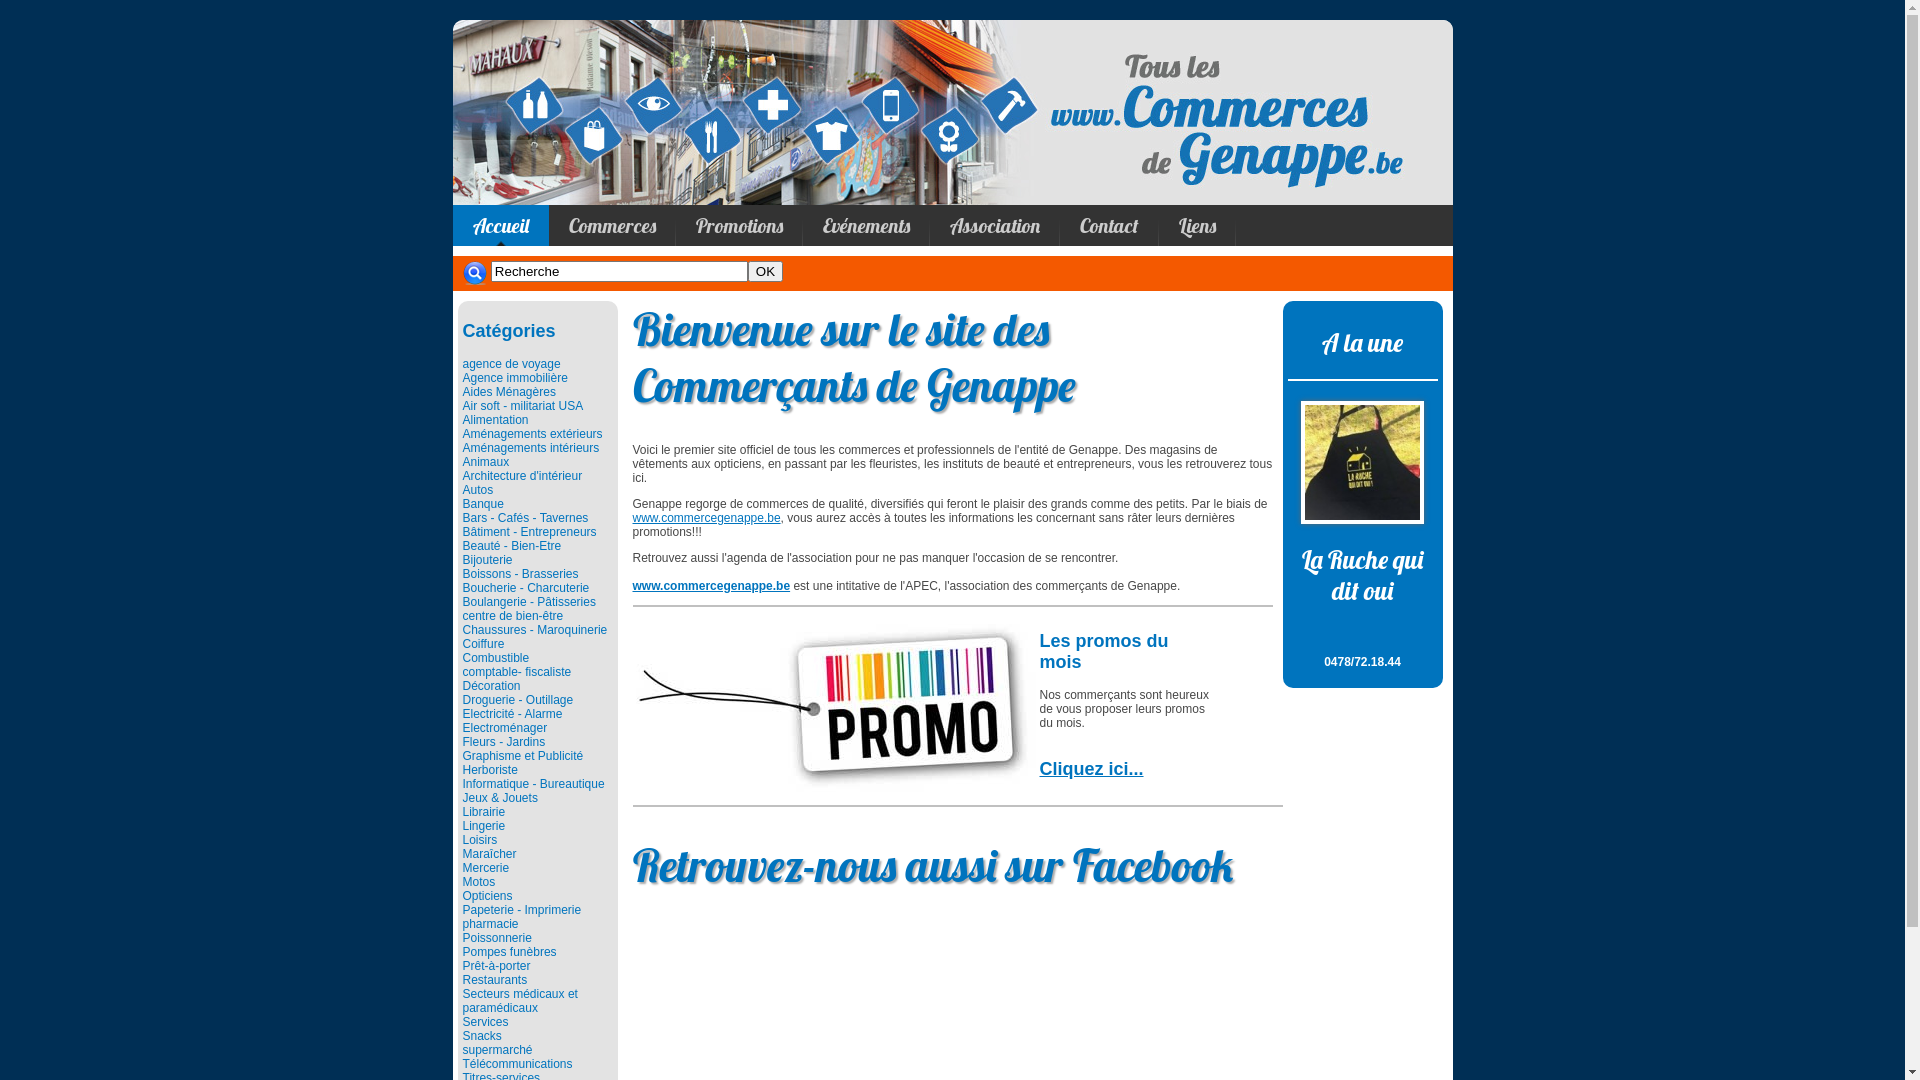 The image size is (1920, 1080). Describe the element at coordinates (764, 271) in the screenshot. I see `'OK'` at that location.